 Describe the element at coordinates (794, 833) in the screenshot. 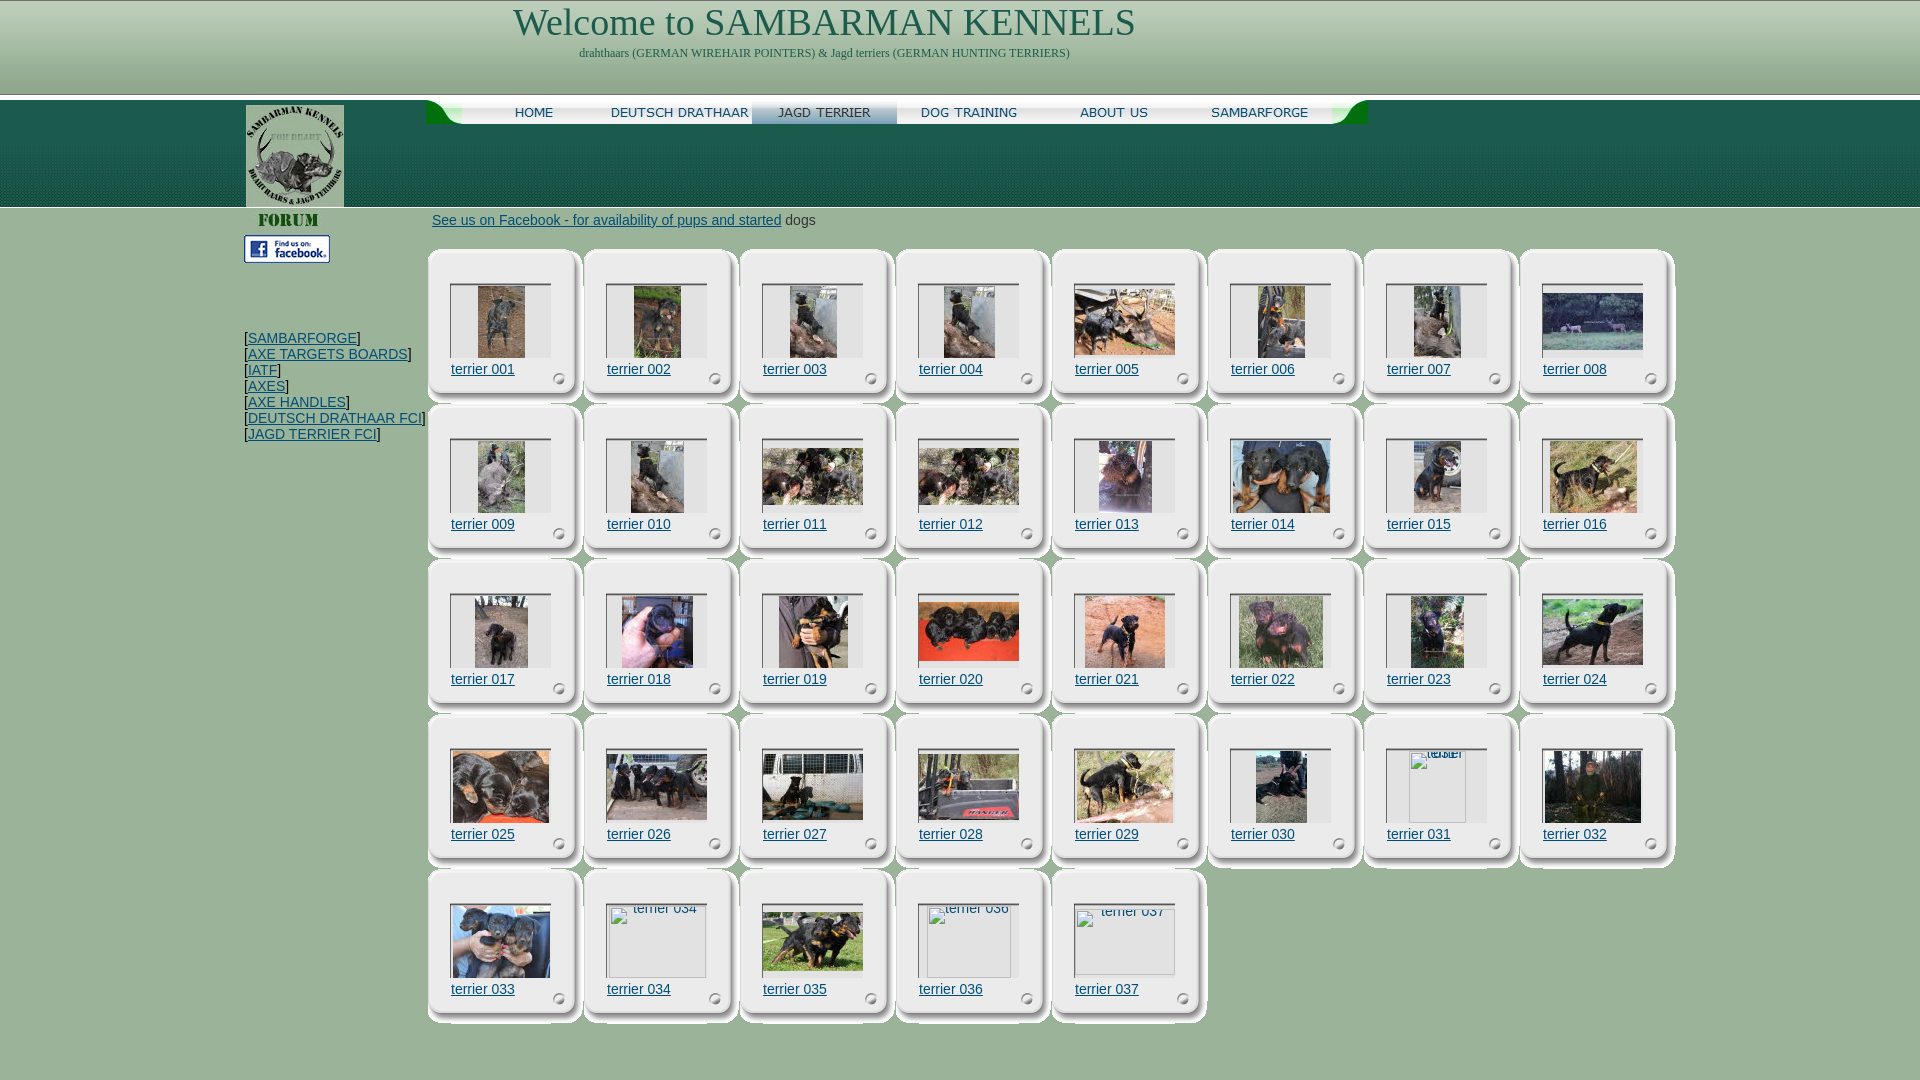

I see `'terrier 027'` at that location.